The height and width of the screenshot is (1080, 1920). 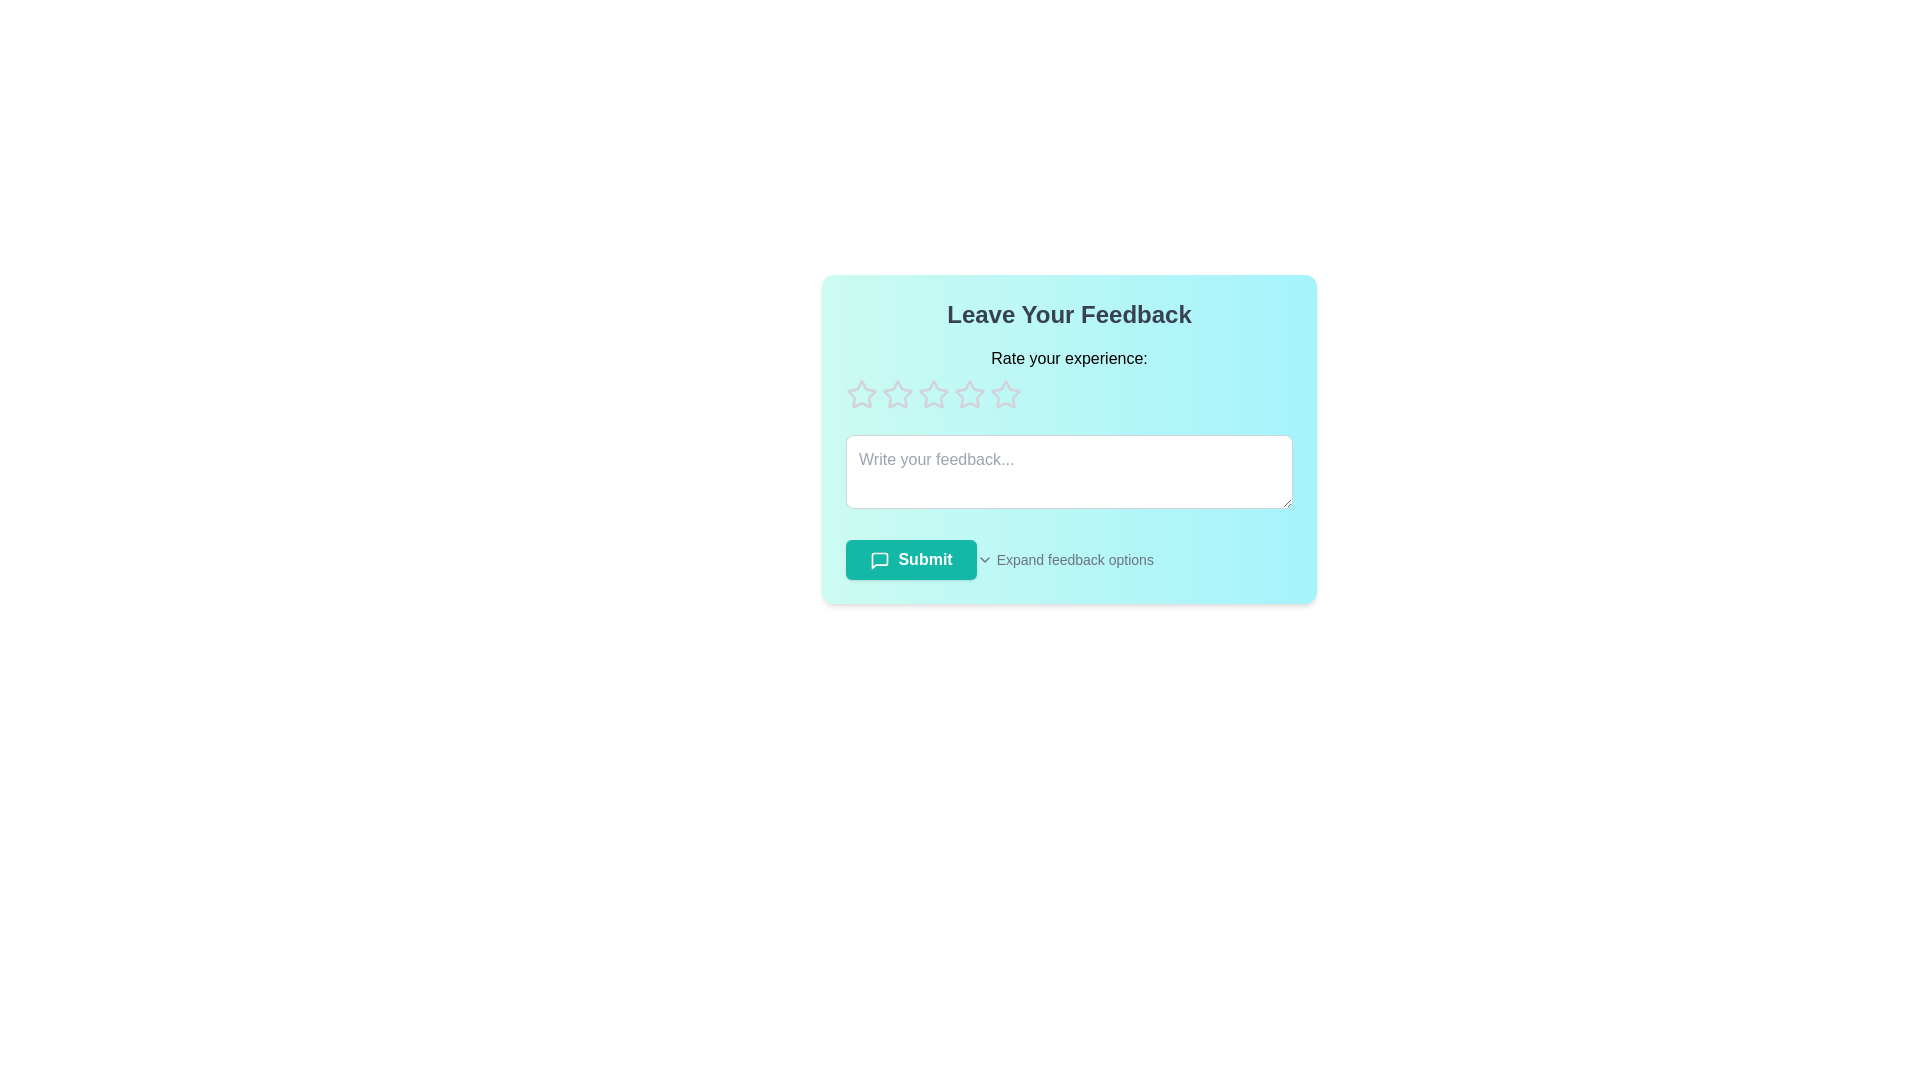 I want to click on the speech bubble icon with a teal background and white outline, located to the left of the 'Submit' text on the button at the bottom-left corner of the feedback form, so click(x=879, y=559).